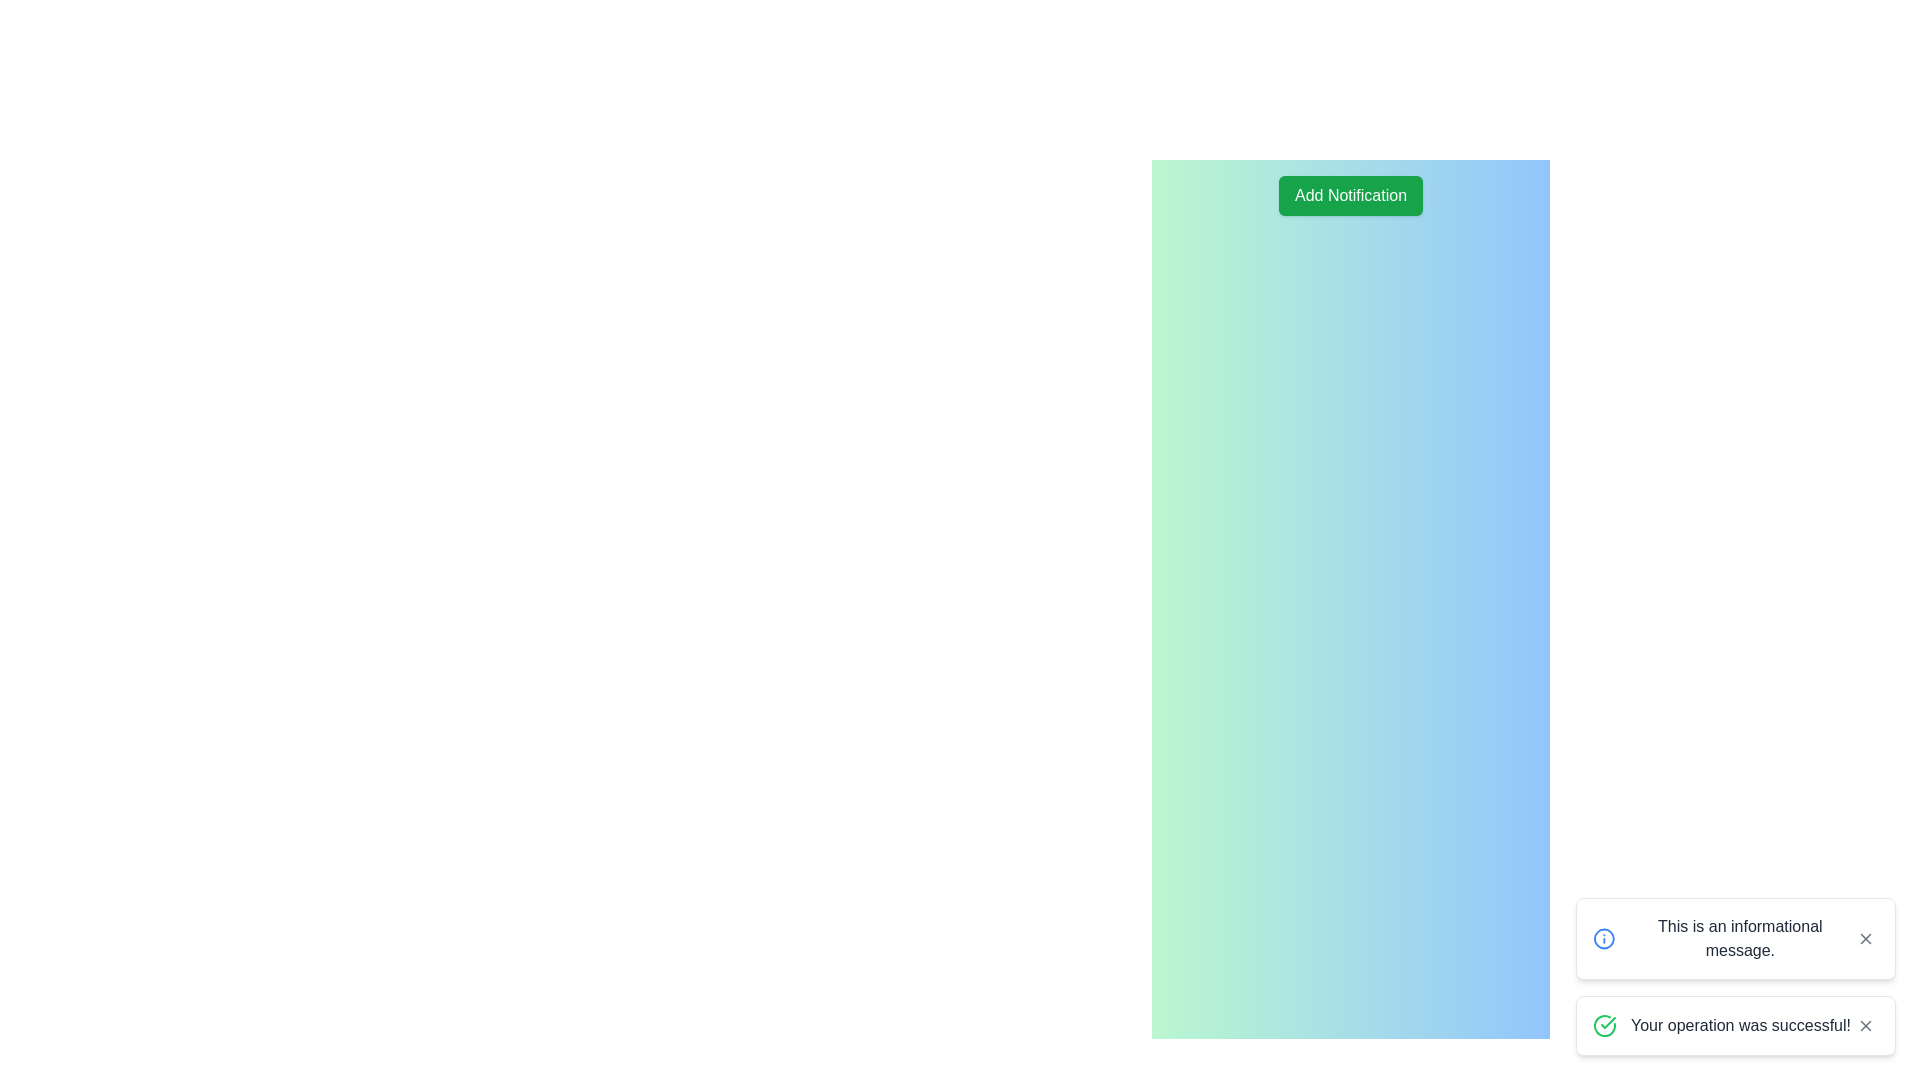 This screenshot has width=1920, height=1080. Describe the element at coordinates (1735, 1026) in the screenshot. I see `the notification card with rounded corners and a white background that contains a green check icon and the text 'Your operation was successful!', located at the bottom-right corner of the interface` at that location.